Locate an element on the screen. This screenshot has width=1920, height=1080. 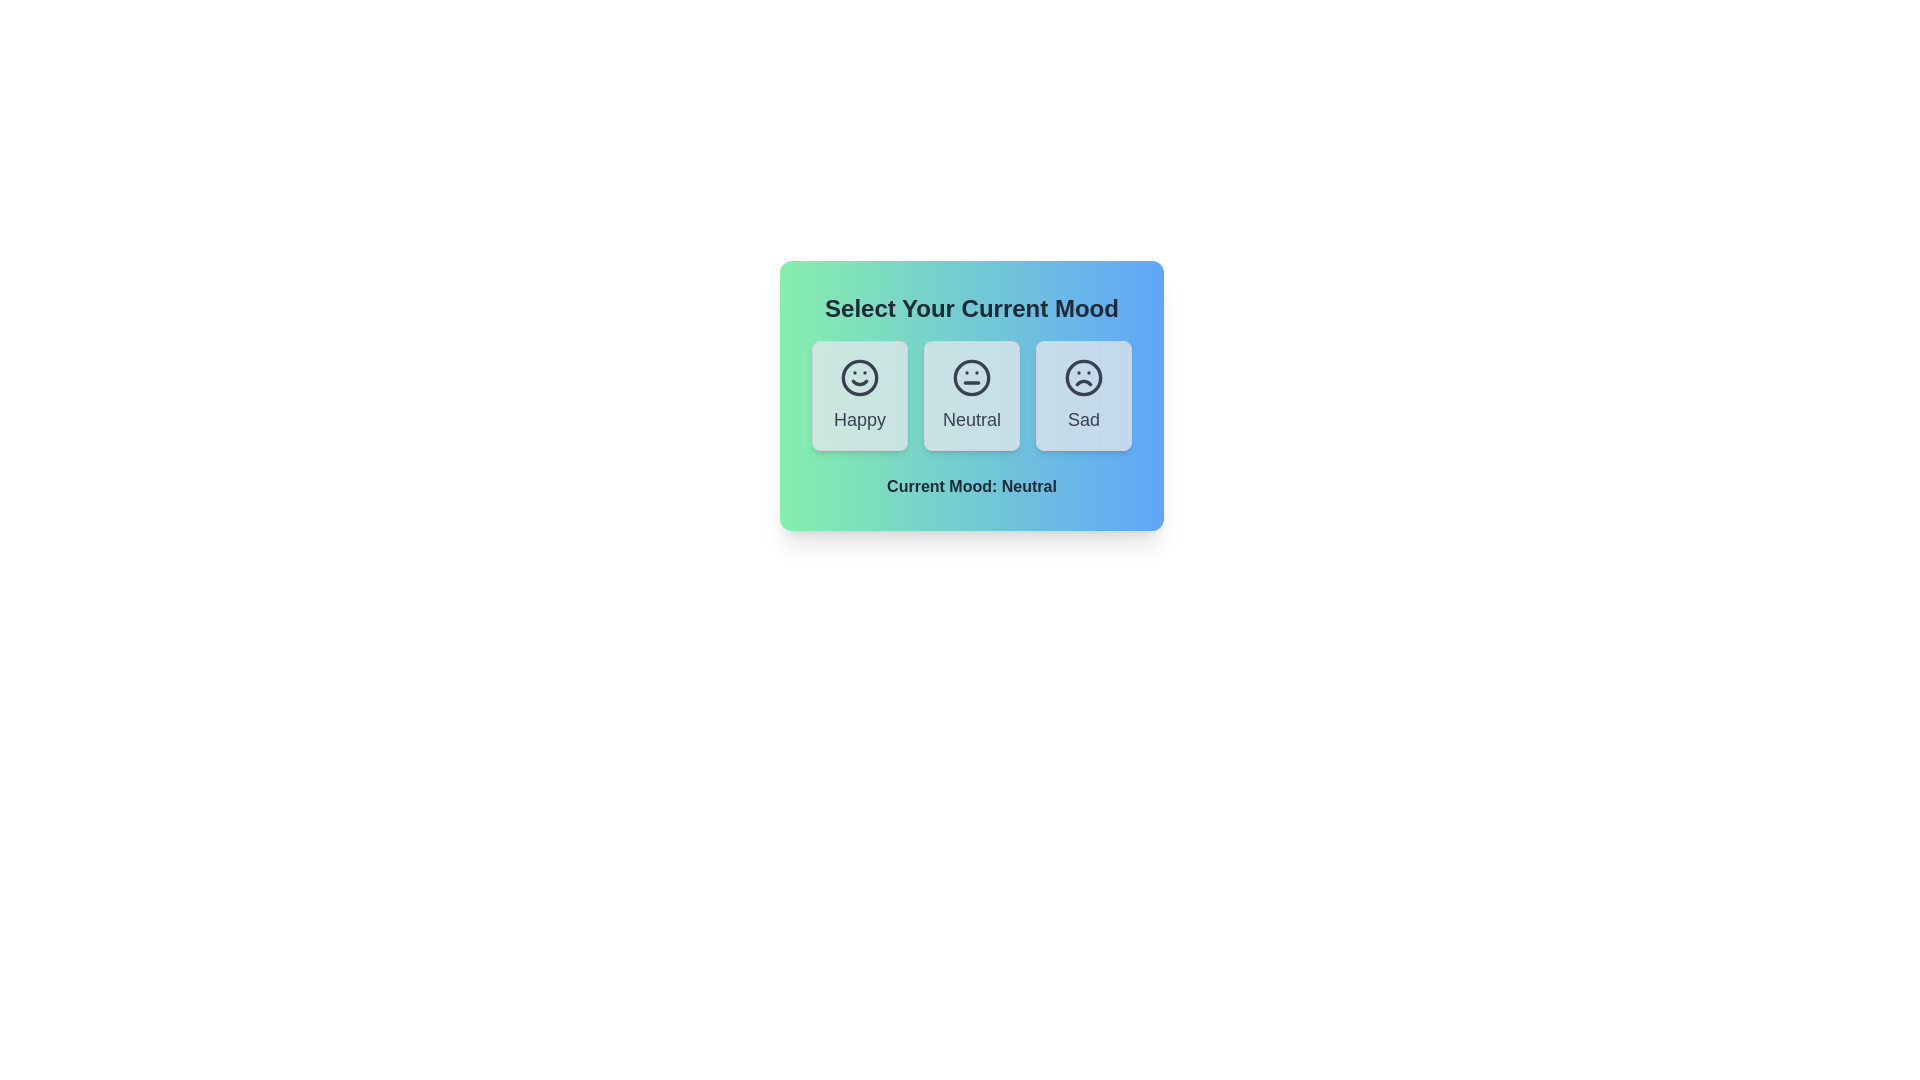
the button corresponding to the mood Sad is located at coordinates (1083, 396).